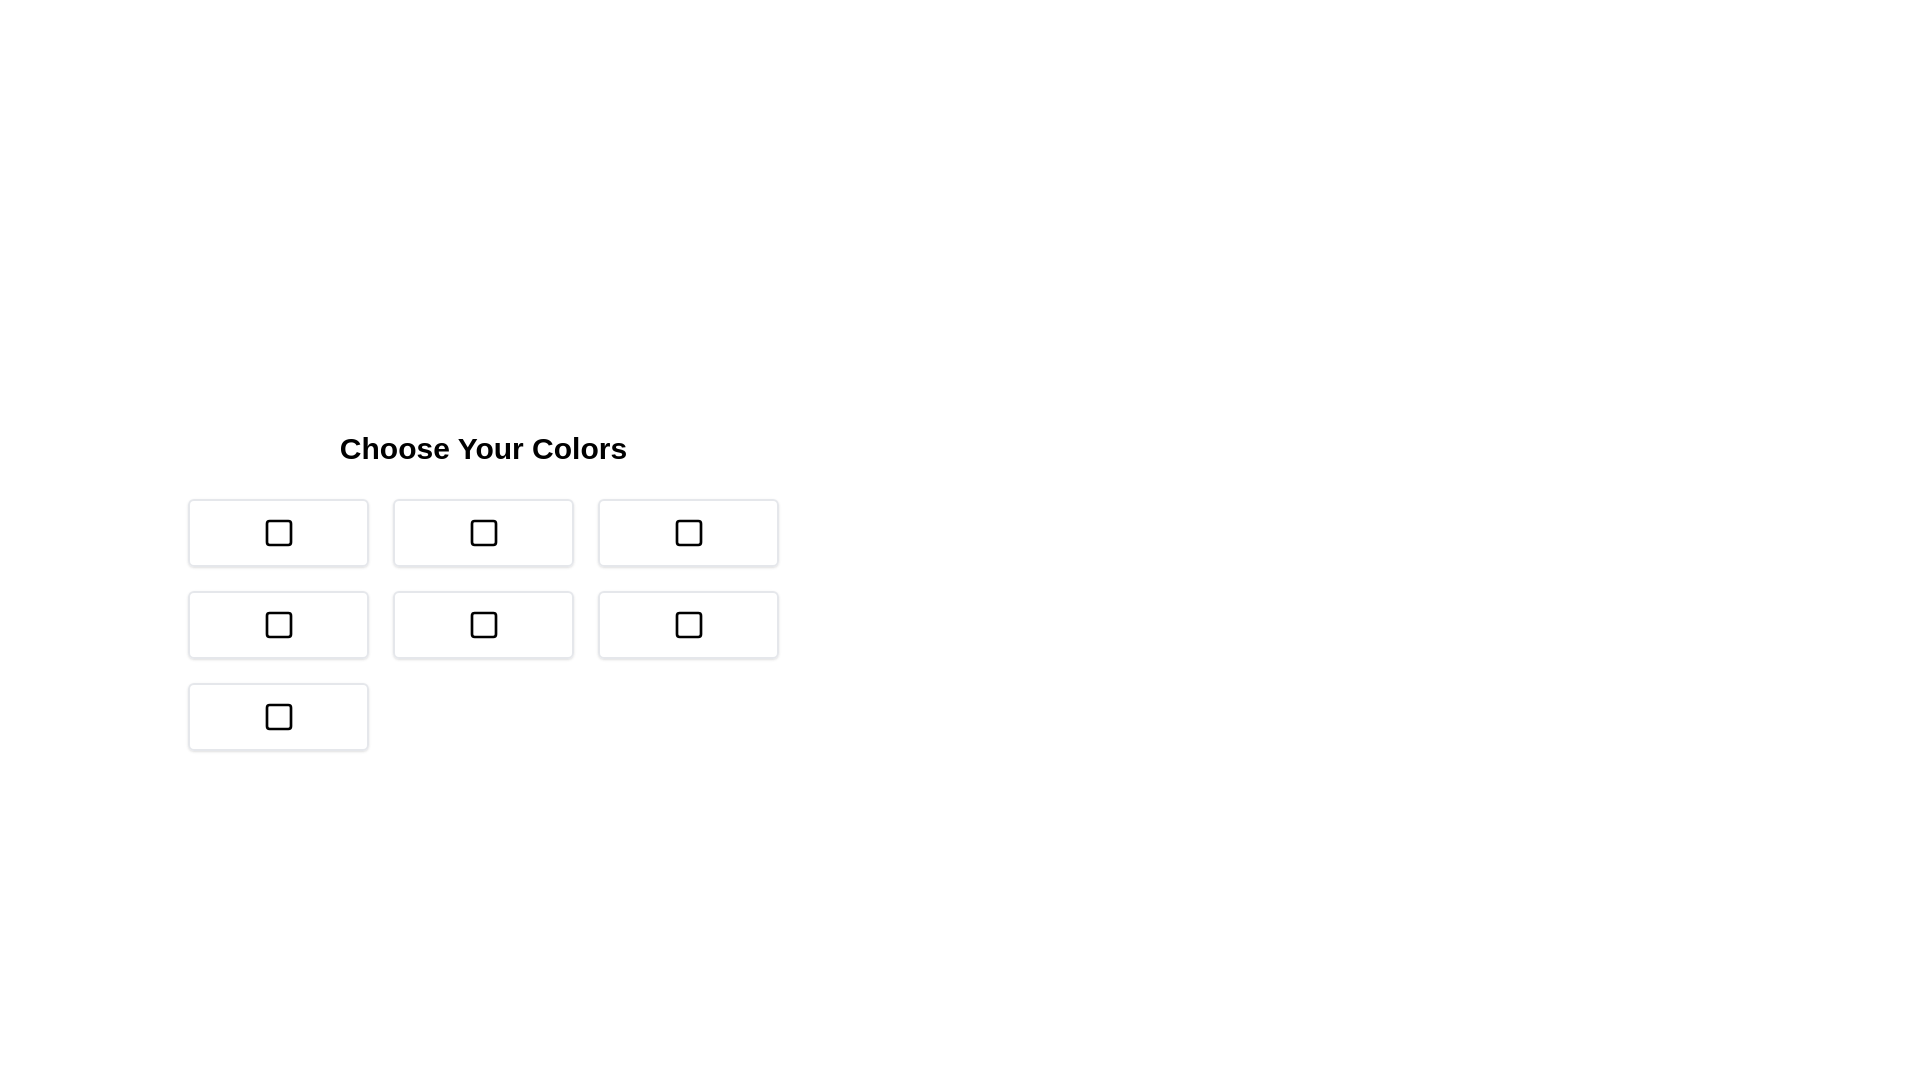  I want to click on the square of color purple, so click(483, 623).